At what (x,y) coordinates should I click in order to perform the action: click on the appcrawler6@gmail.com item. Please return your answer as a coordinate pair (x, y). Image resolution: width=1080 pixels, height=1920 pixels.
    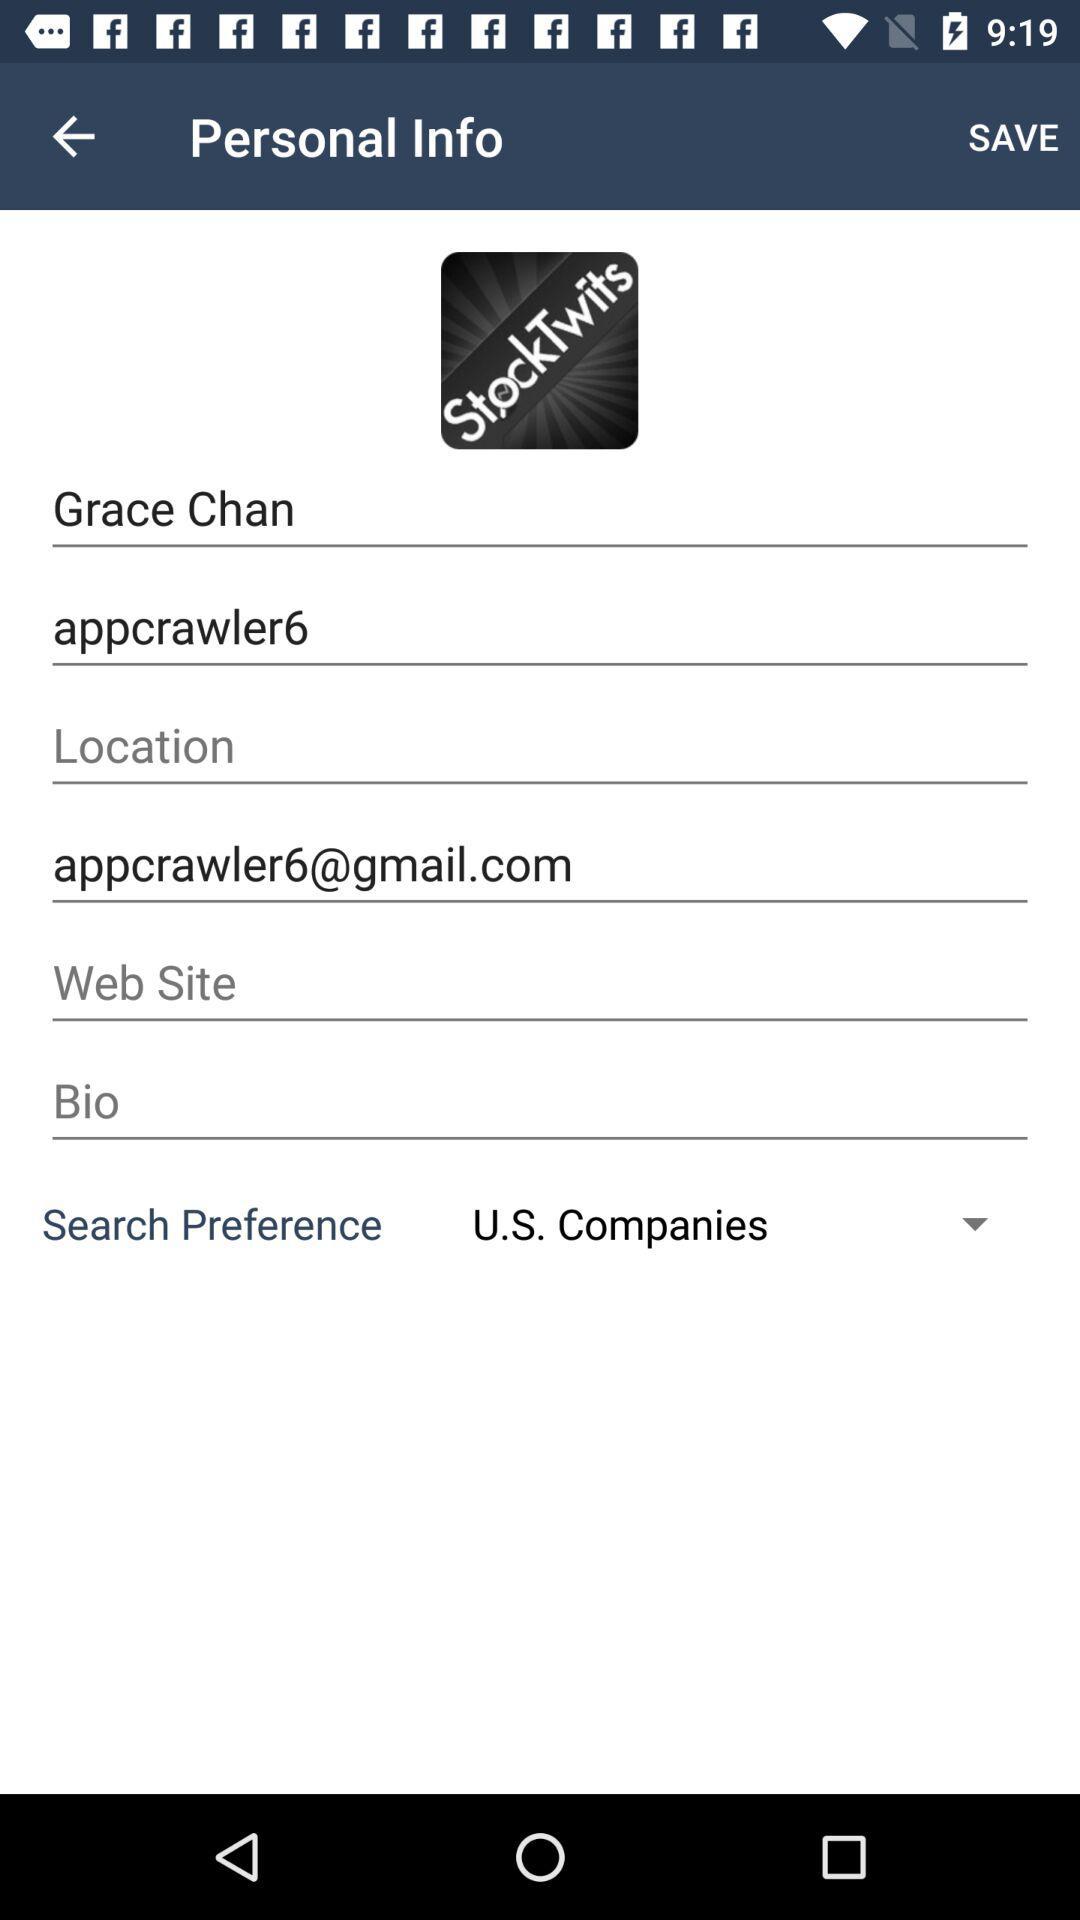
    Looking at the image, I should click on (540, 864).